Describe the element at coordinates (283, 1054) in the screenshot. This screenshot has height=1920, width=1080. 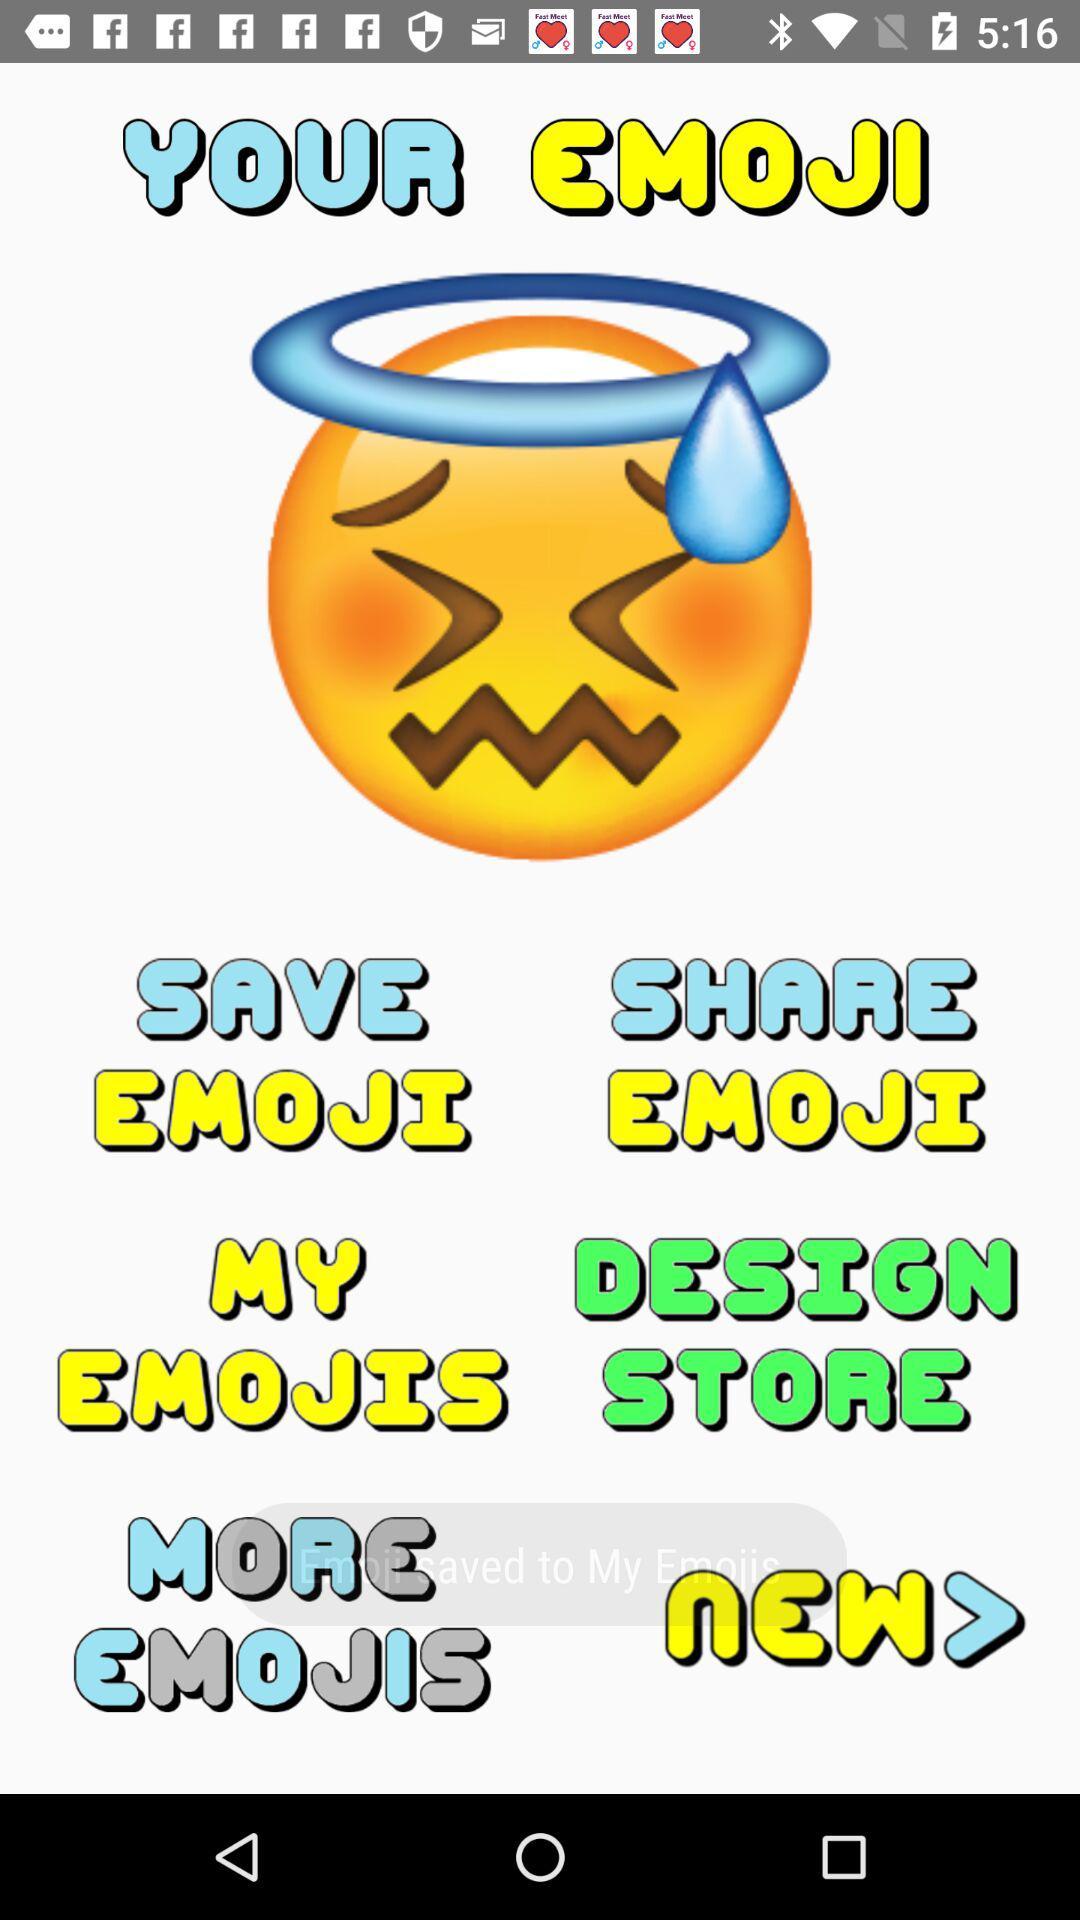
I see `emoji` at that location.